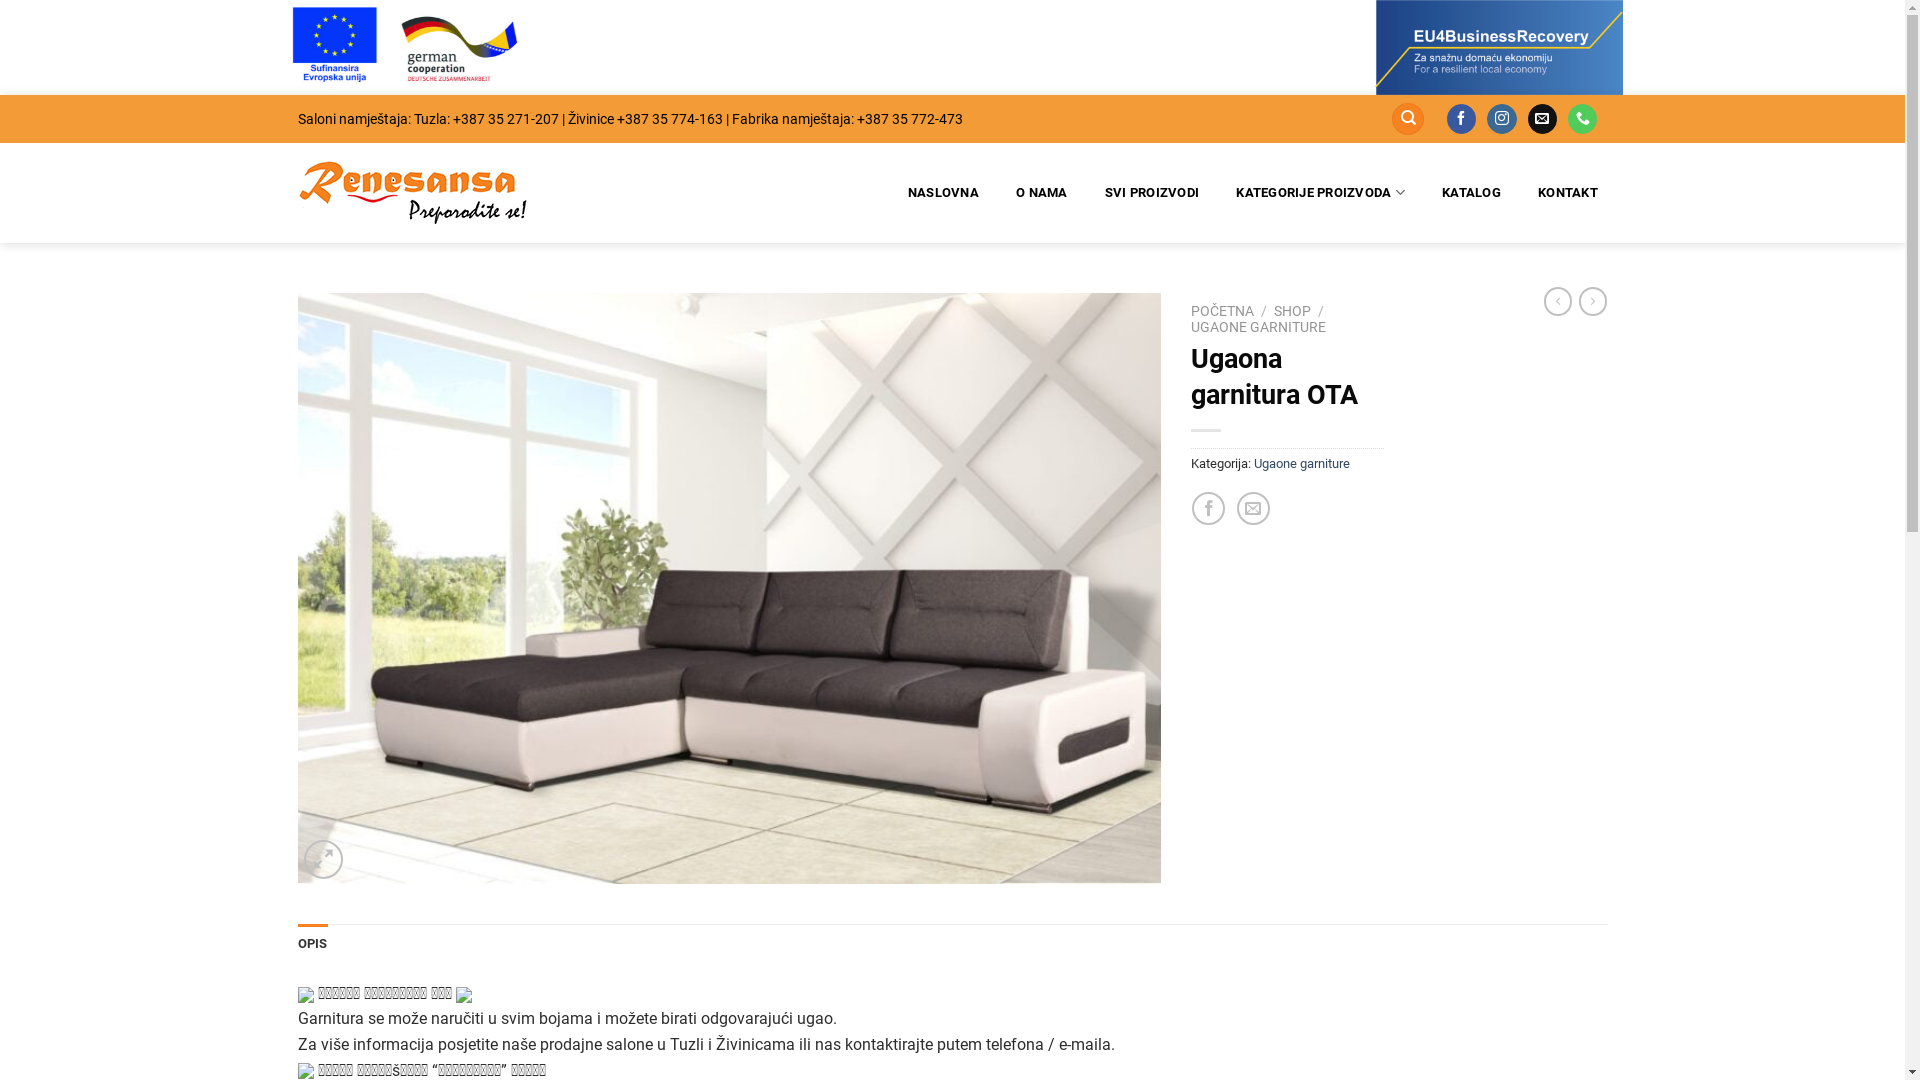 The image size is (1920, 1080). I want to click on 'Follow on Instagram', so click(1487, 119).